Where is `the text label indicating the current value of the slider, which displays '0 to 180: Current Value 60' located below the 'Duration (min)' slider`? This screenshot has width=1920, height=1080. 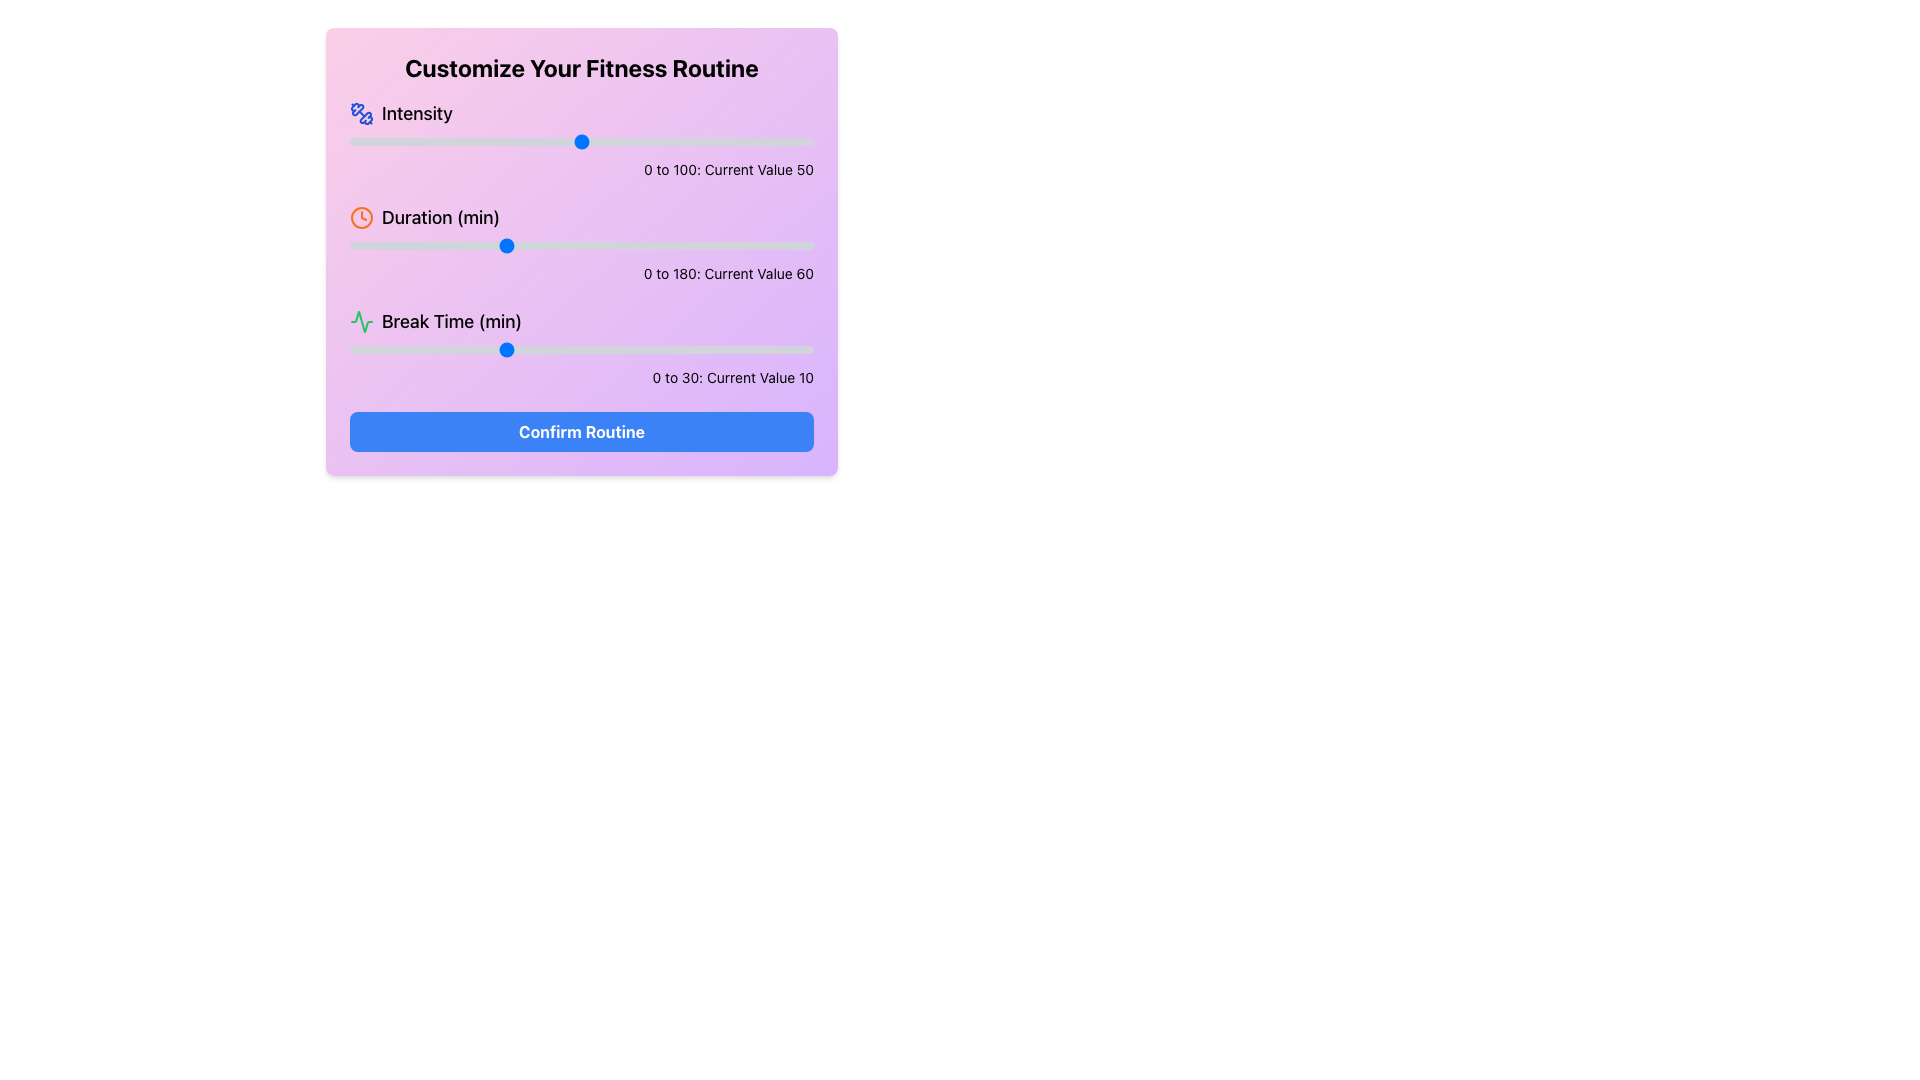
the text label indicating the current value of the slider, which displays '0 to 180: Current Value 60' located below the 'Duration (min)' slider is located at coordinates (580, 273).